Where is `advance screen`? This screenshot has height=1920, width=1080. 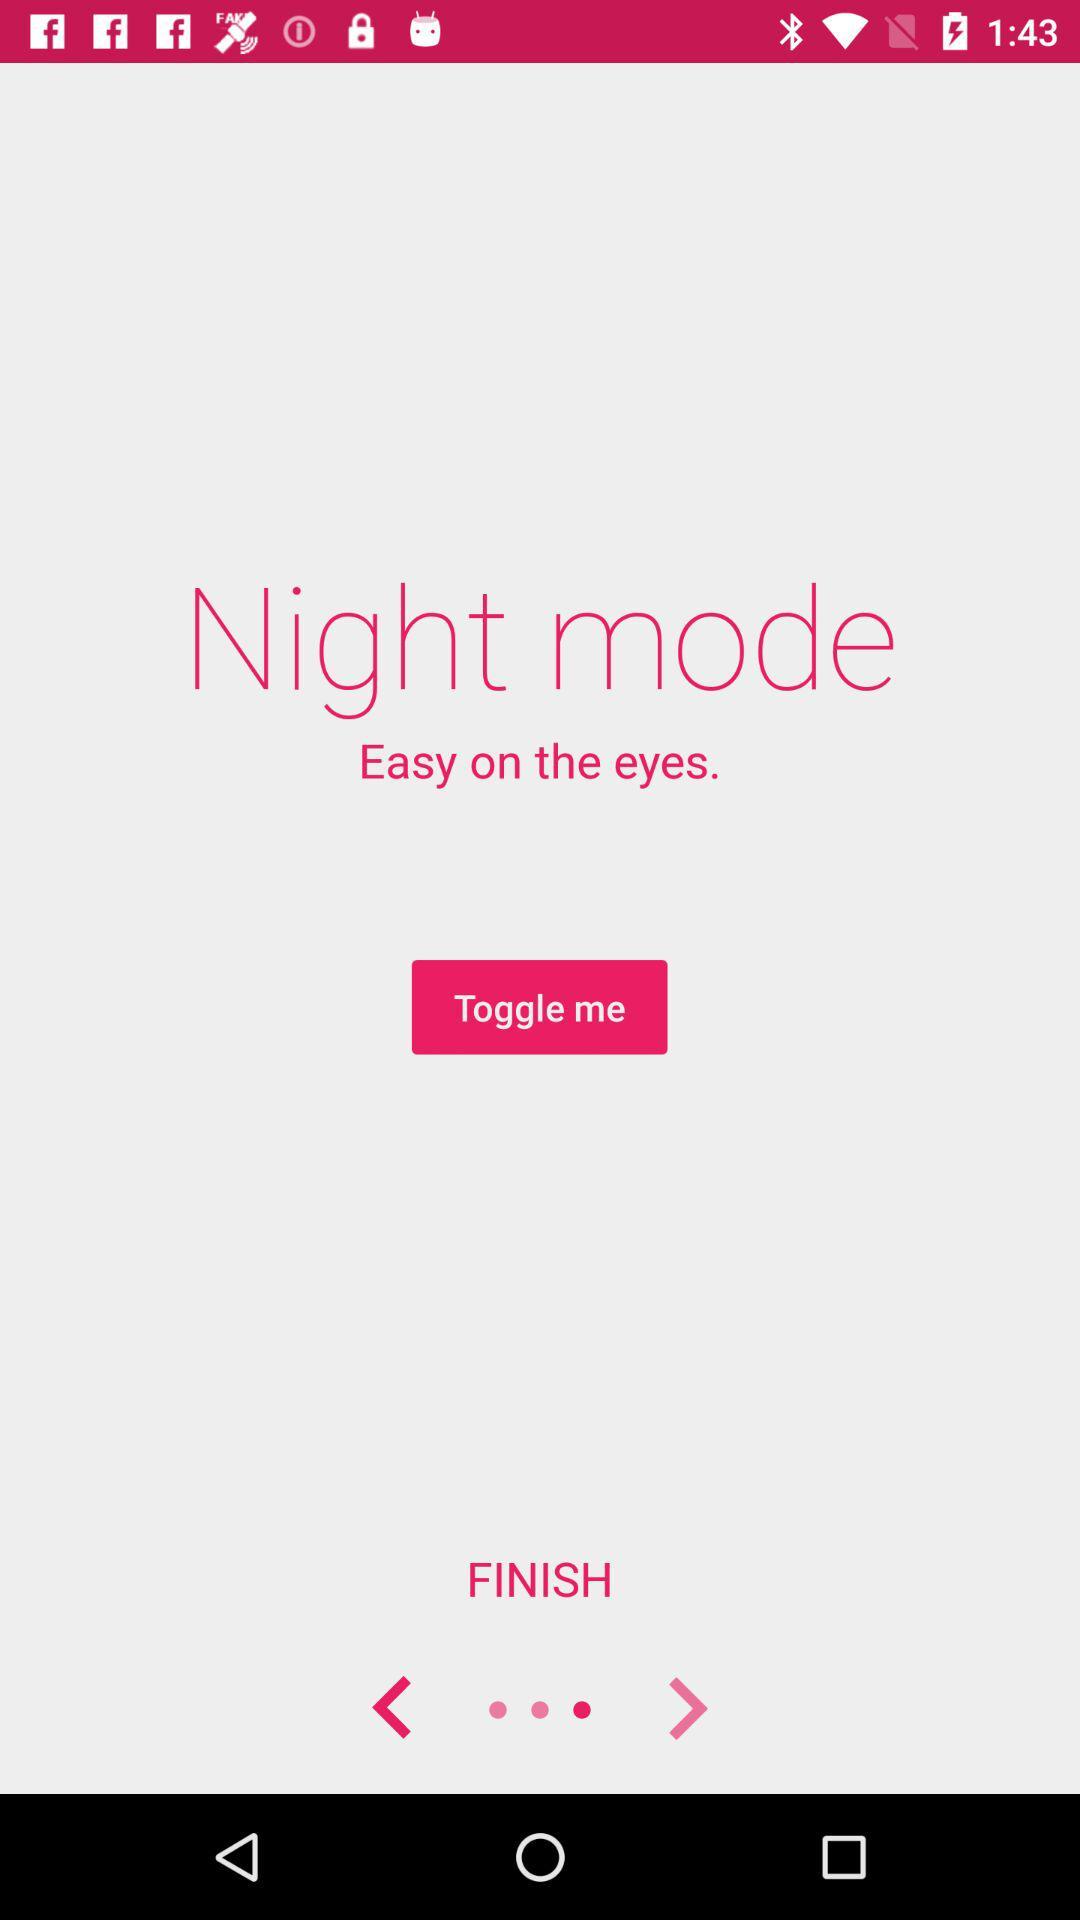
advance screen is located at coordinates (685, 1708).